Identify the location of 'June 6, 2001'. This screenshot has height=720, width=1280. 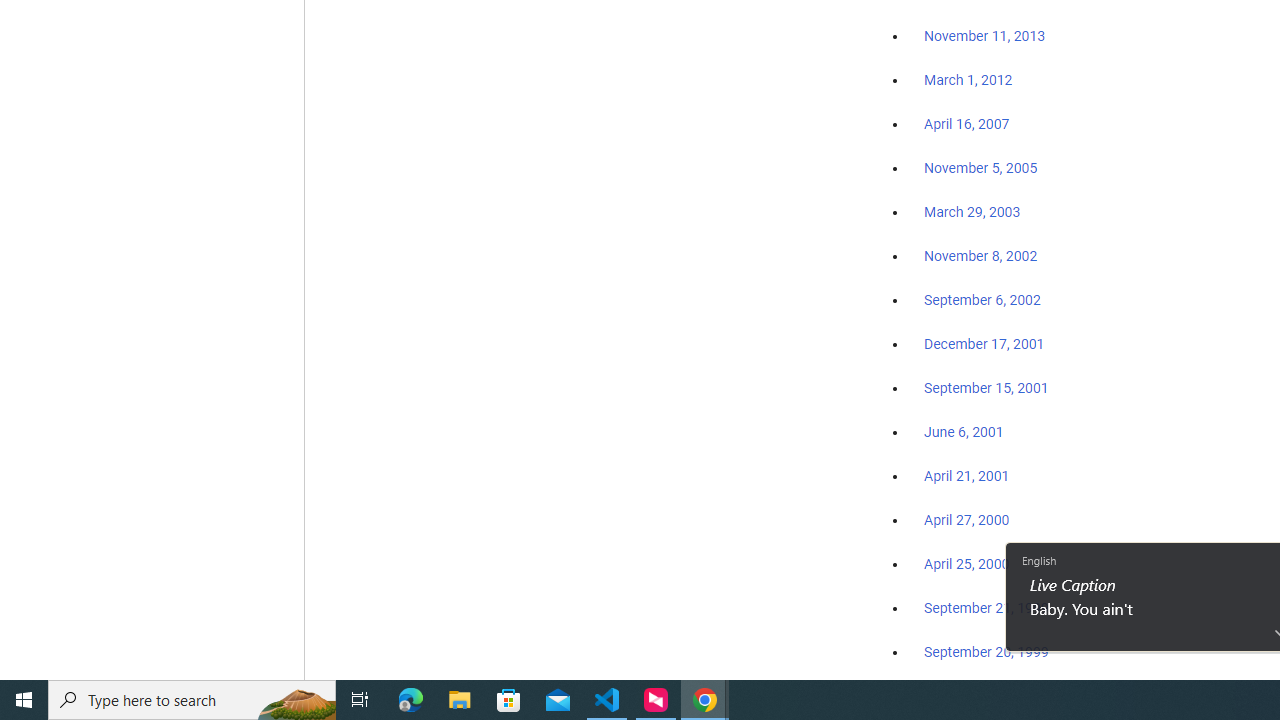
(963, 431).